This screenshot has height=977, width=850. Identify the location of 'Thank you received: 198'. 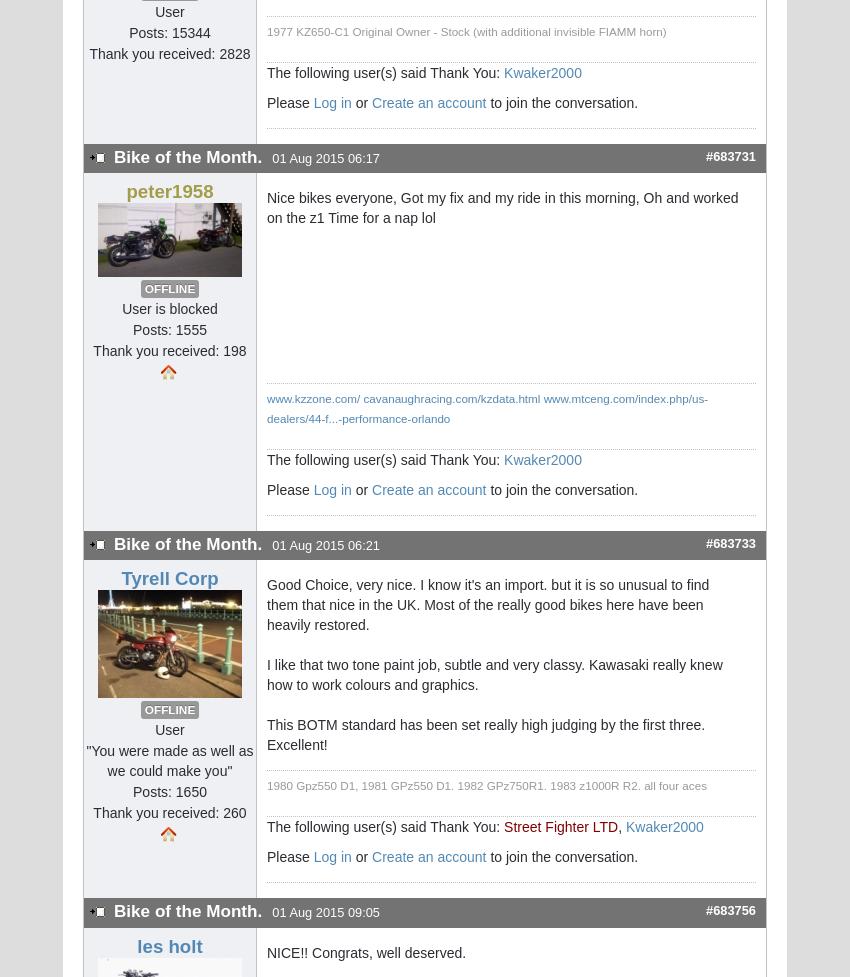
(169, 351).